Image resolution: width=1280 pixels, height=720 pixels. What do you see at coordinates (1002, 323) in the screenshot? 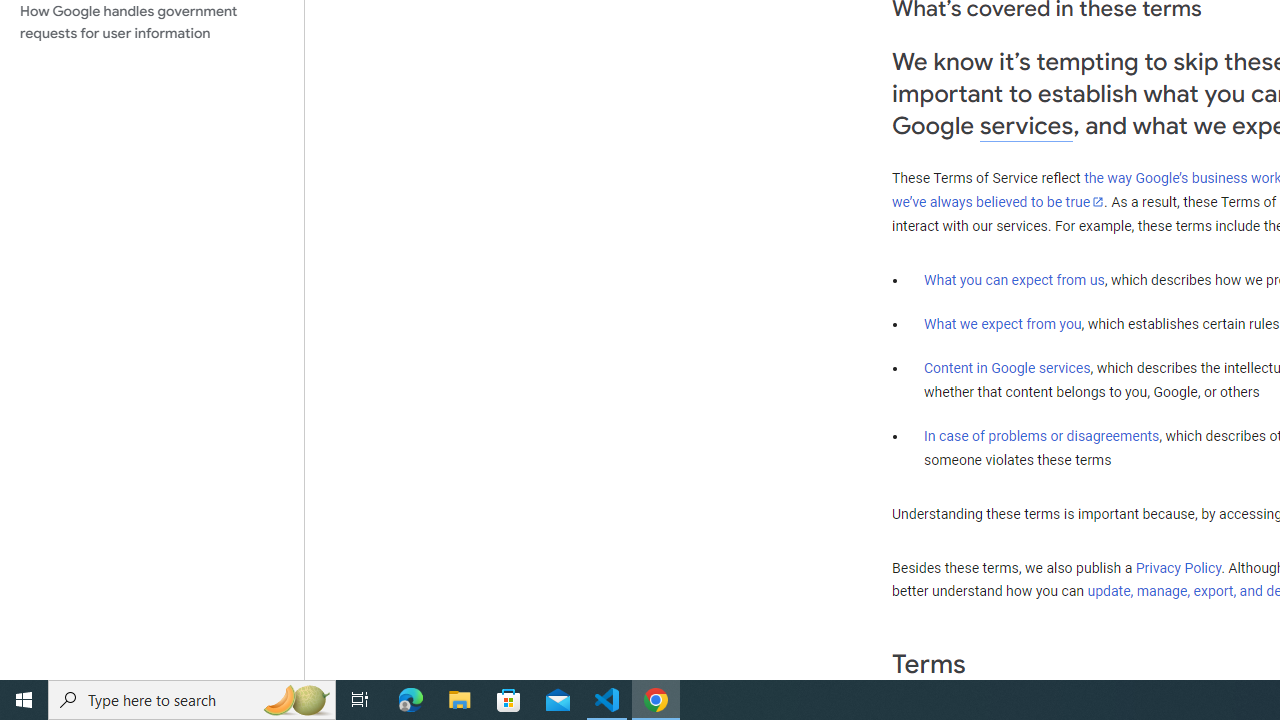
I see `'What we expect from you'` at bounding box center [1002, 323].